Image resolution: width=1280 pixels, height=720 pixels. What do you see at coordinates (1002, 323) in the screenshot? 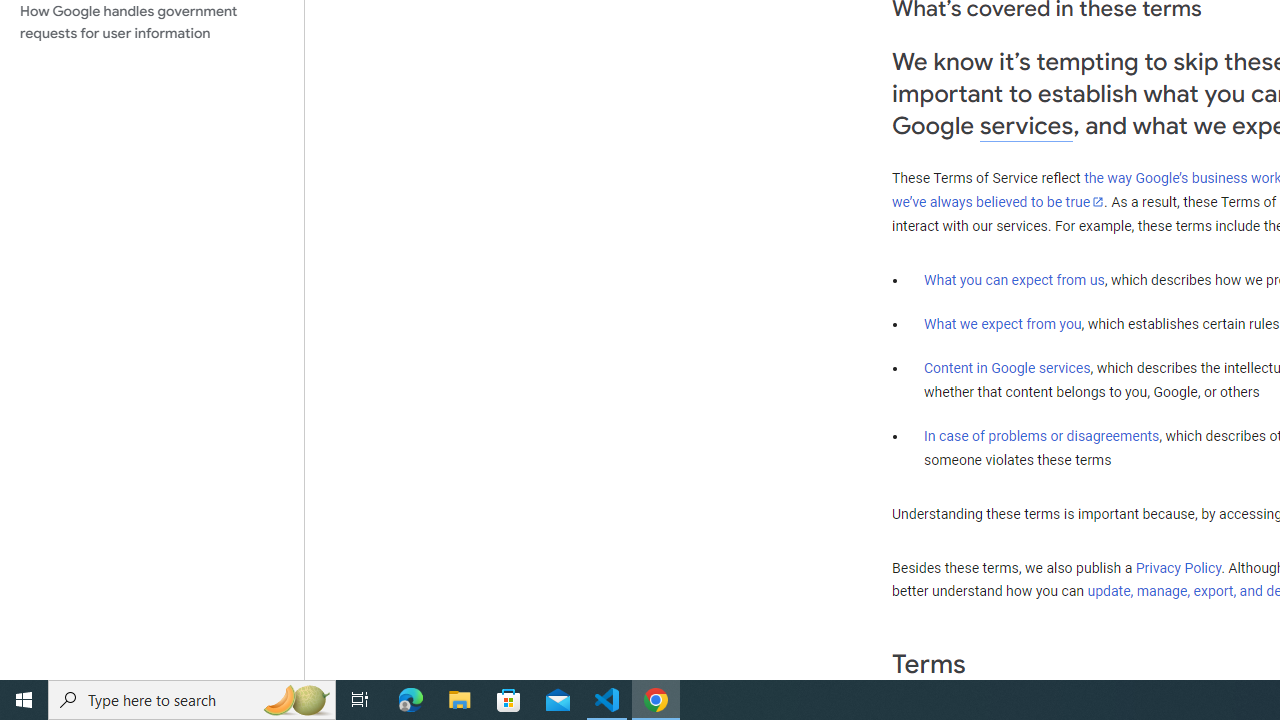
I see `'What we expect from you'` at bounding box center [1002, 323].